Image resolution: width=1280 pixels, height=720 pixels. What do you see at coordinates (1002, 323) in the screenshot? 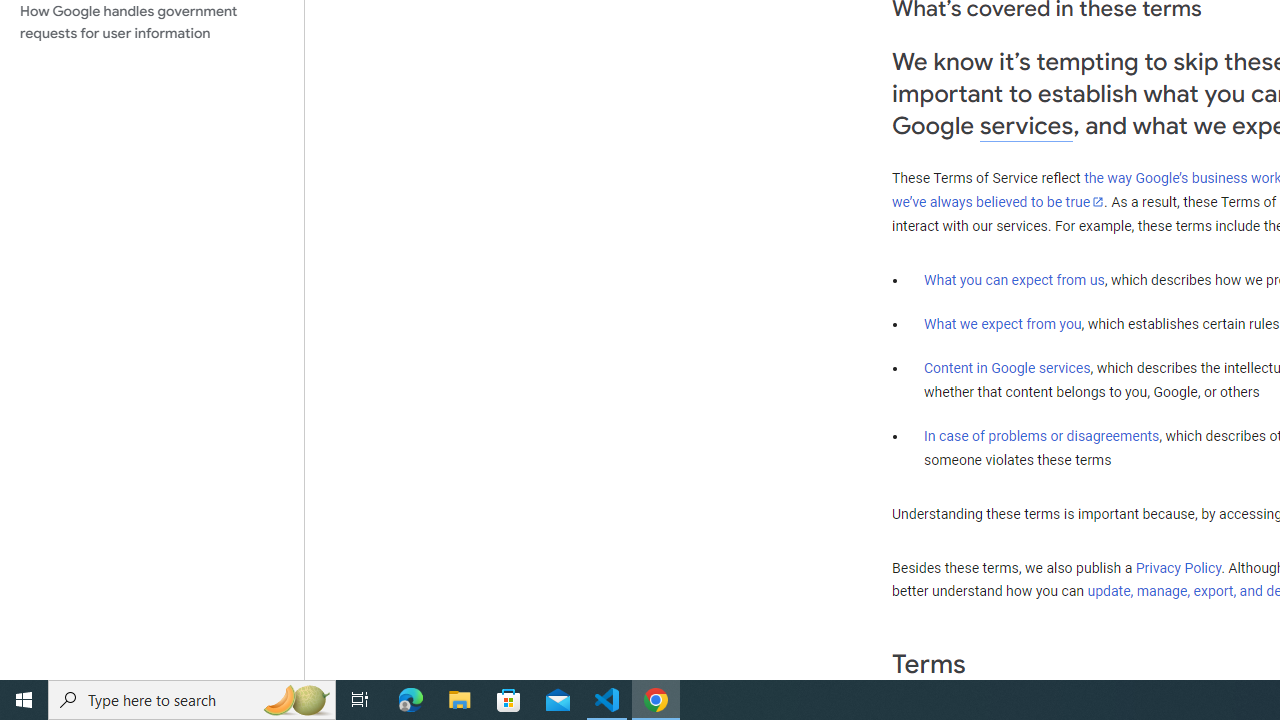
I see `'What we expect from you'` at bounding box center [1002, 323].